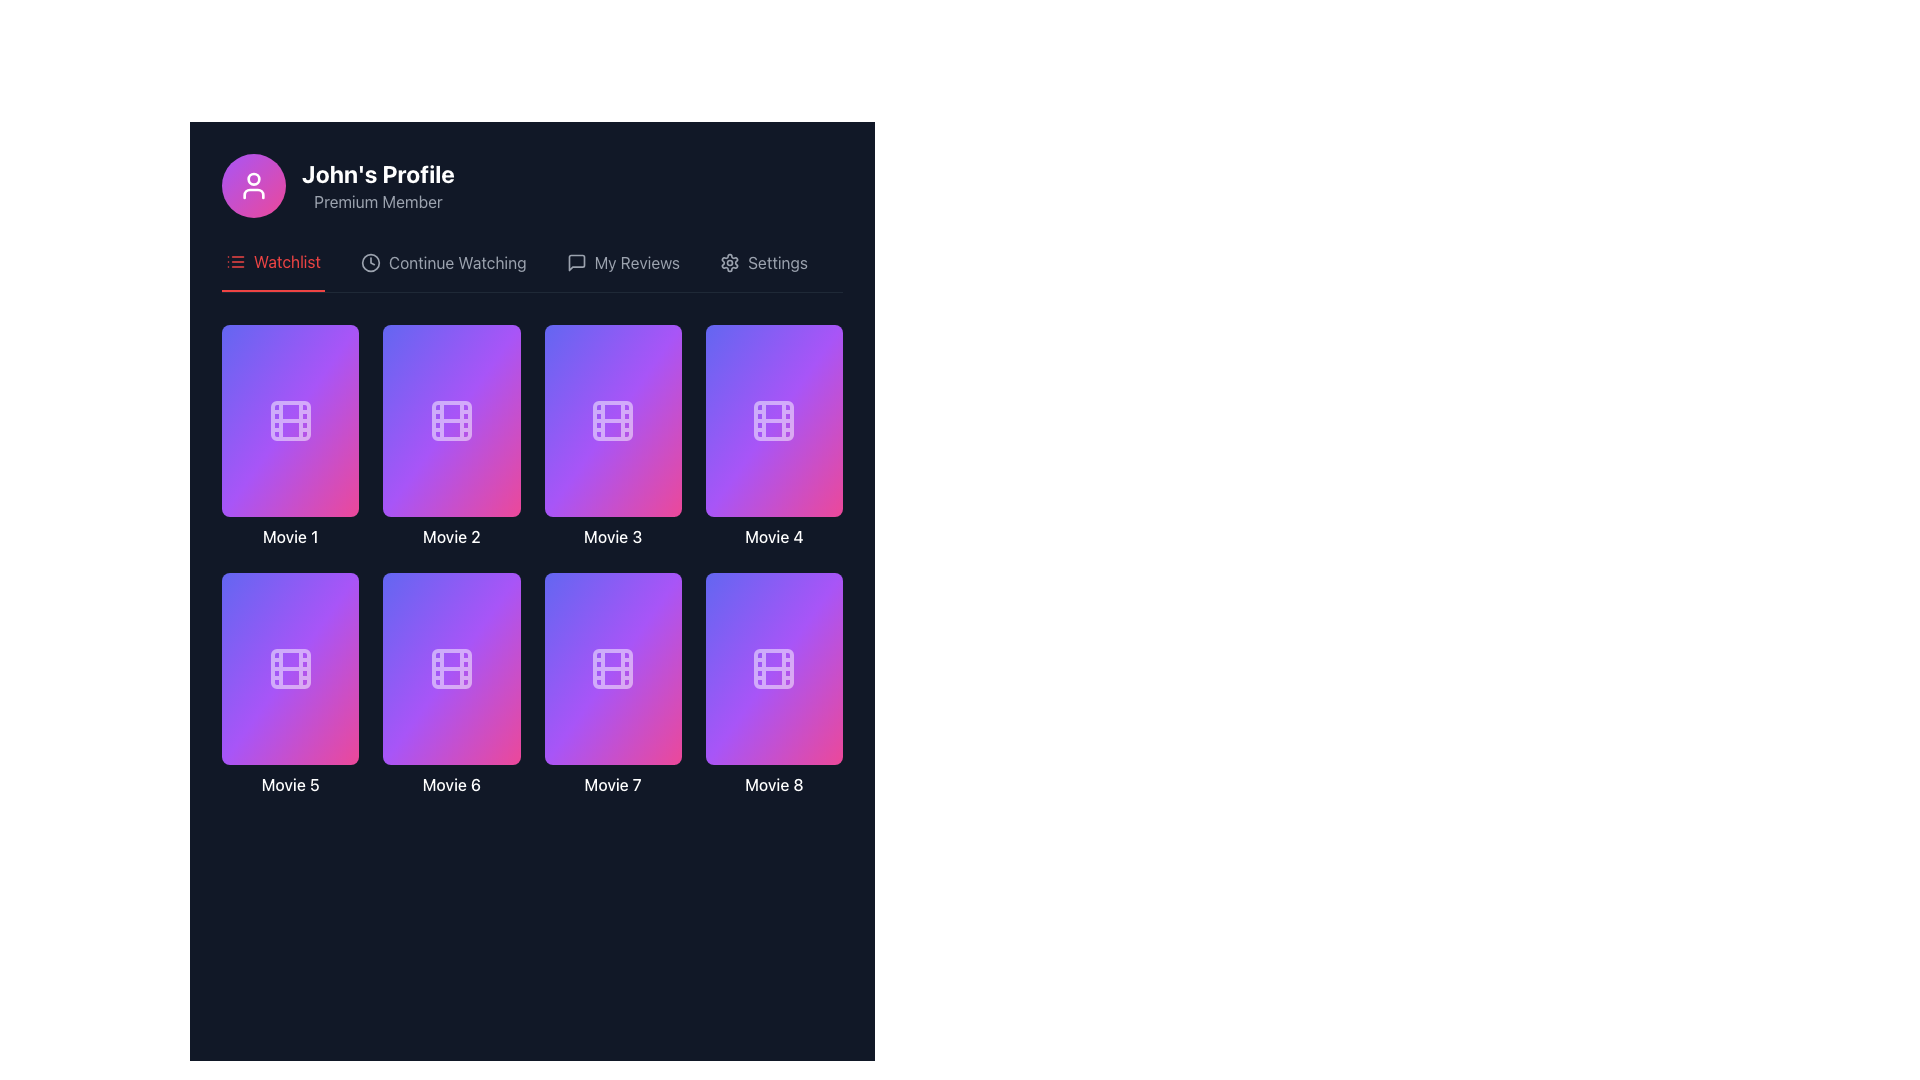 The height and width of the screenshot is (1080, 1920). What do you see at coordinates (253, 178) in the screenshot?
I see `the circular profile icon representing 'John's Profile' in the header area of the SVG component` at bounding box center [253, 178].